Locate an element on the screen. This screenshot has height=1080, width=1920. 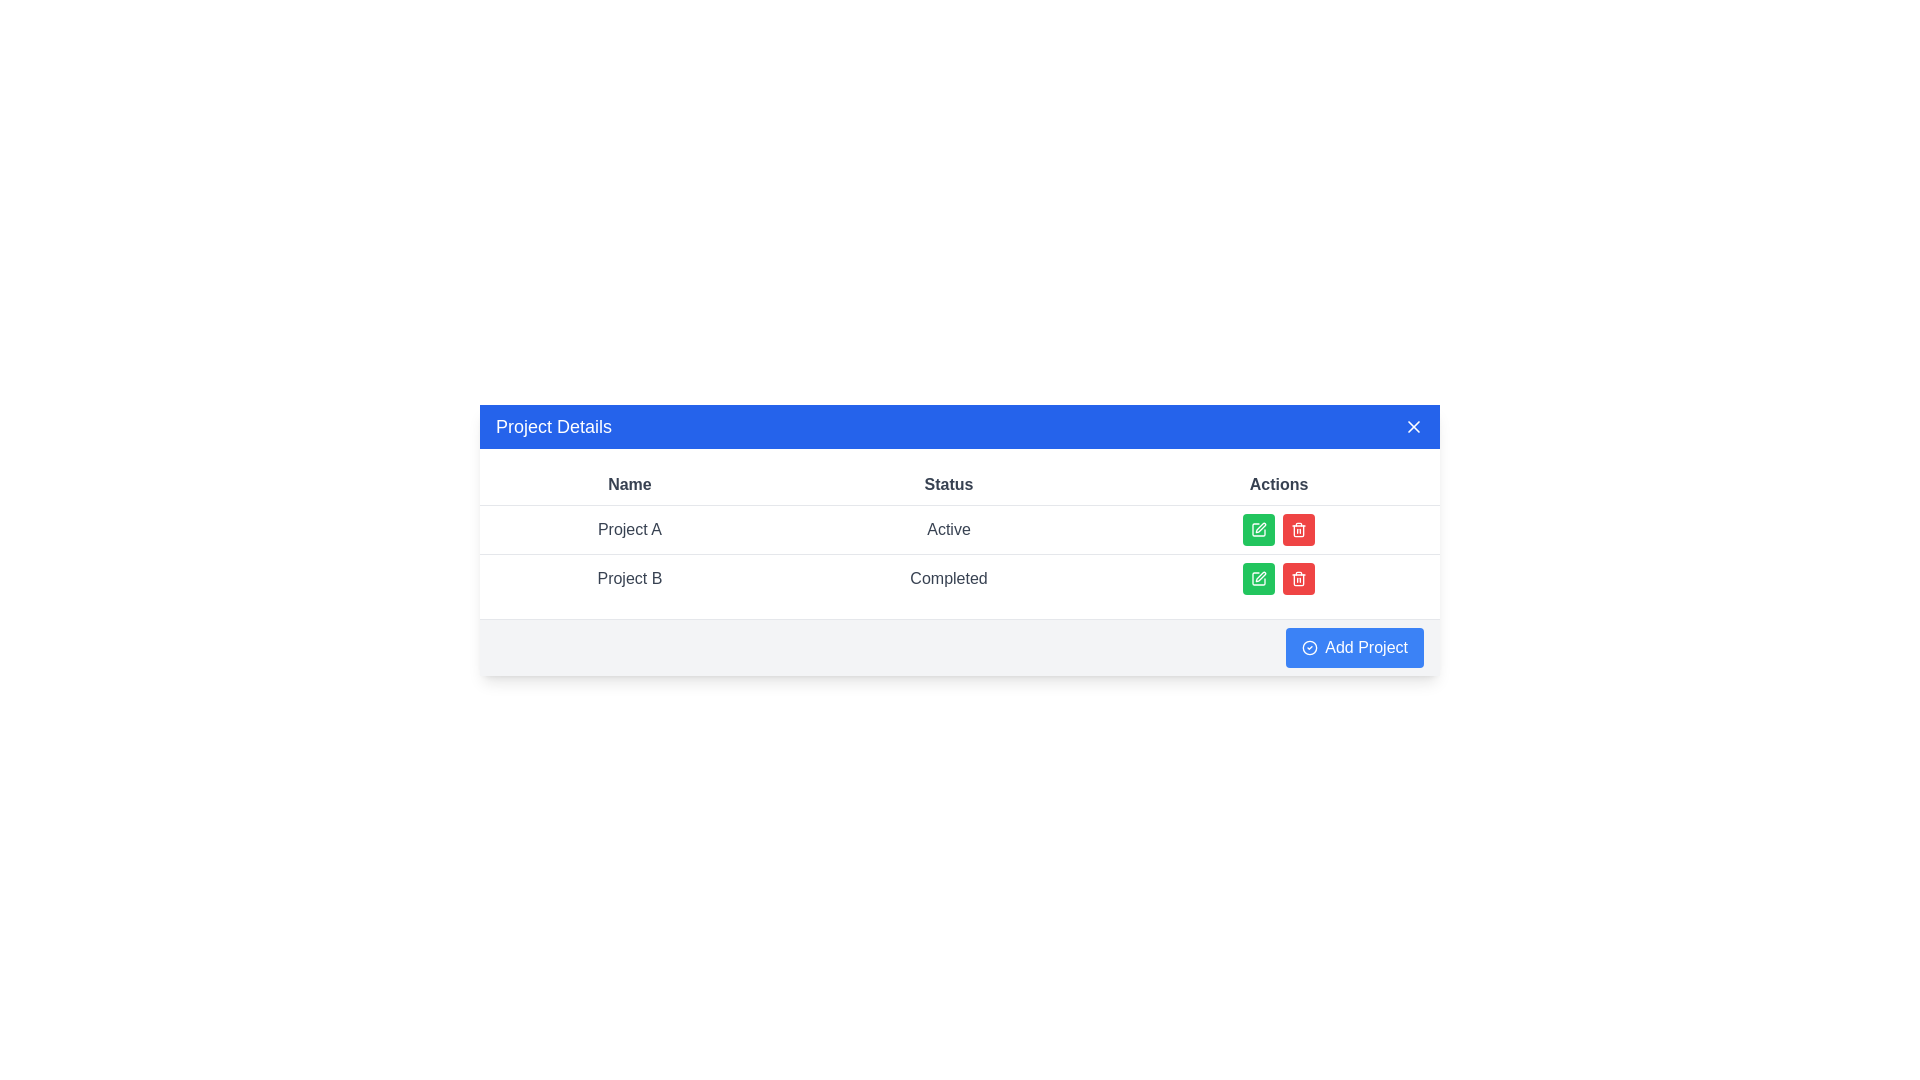
the diagonal cross icon located in the top-right corner of the blue header bar labeled 'Project Details' is located at coordinates (1413, 425).